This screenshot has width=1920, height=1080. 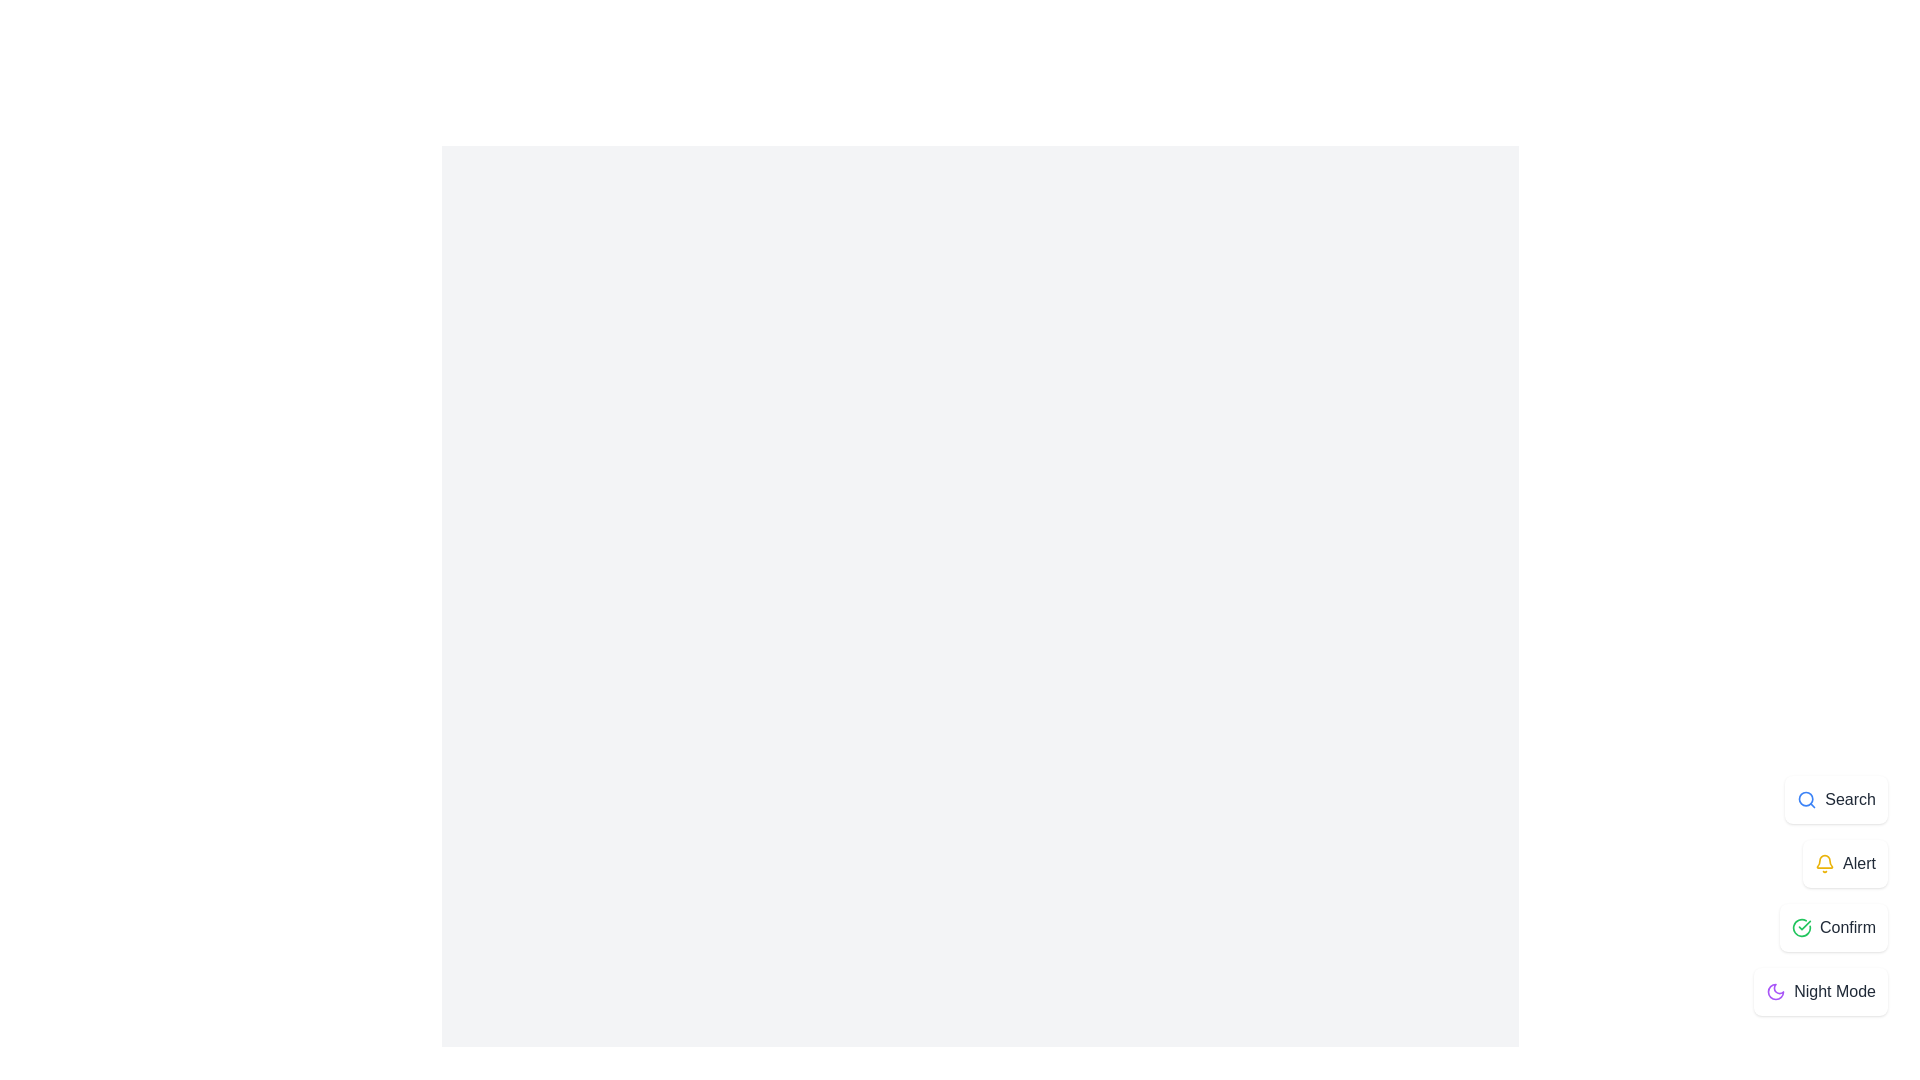 What do you see at coordinates (1821, 991) in the screenshot?
I see `the 'Night Mode' option` at bounding box center [1821, 991].